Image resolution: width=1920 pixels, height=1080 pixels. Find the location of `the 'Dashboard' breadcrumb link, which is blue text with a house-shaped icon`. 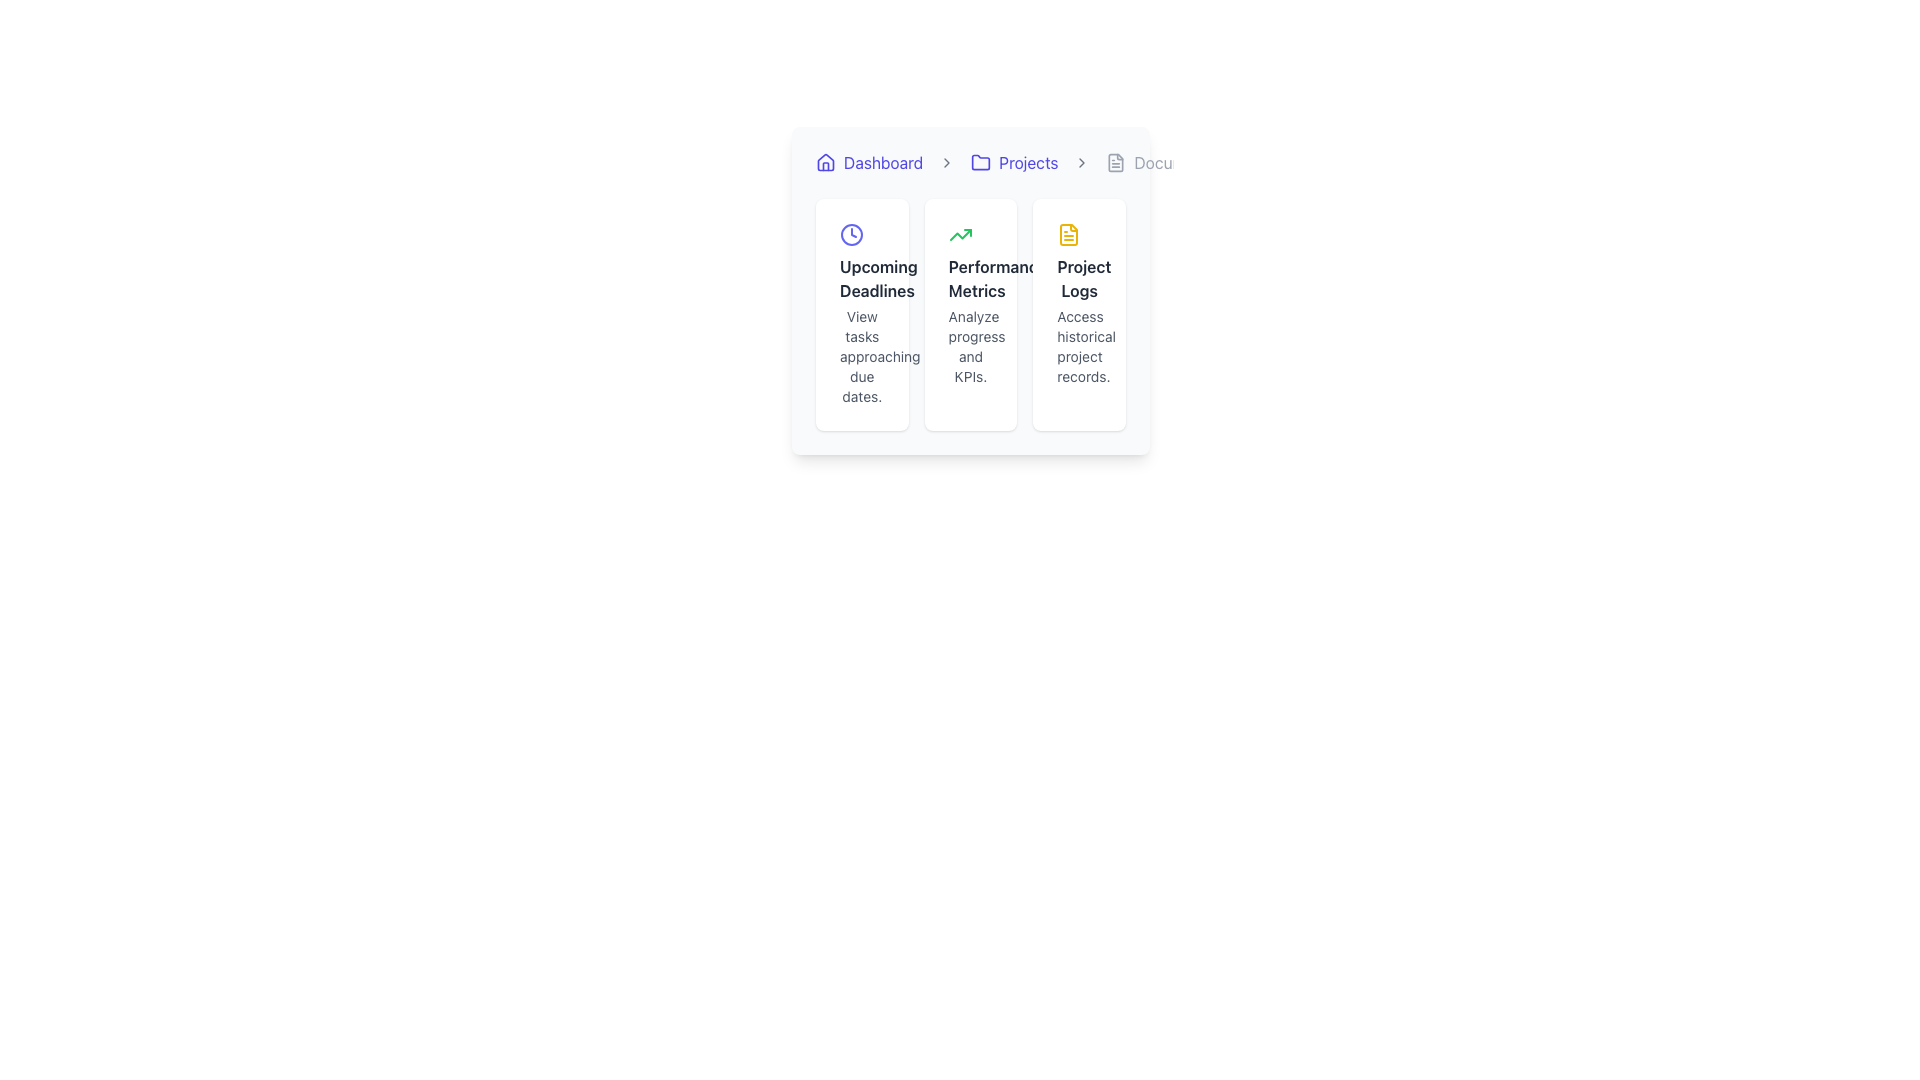

the 'Dashboard' breadcrumb link, which is blue text with a house-shaped icon is located at coordinates (869, 161).